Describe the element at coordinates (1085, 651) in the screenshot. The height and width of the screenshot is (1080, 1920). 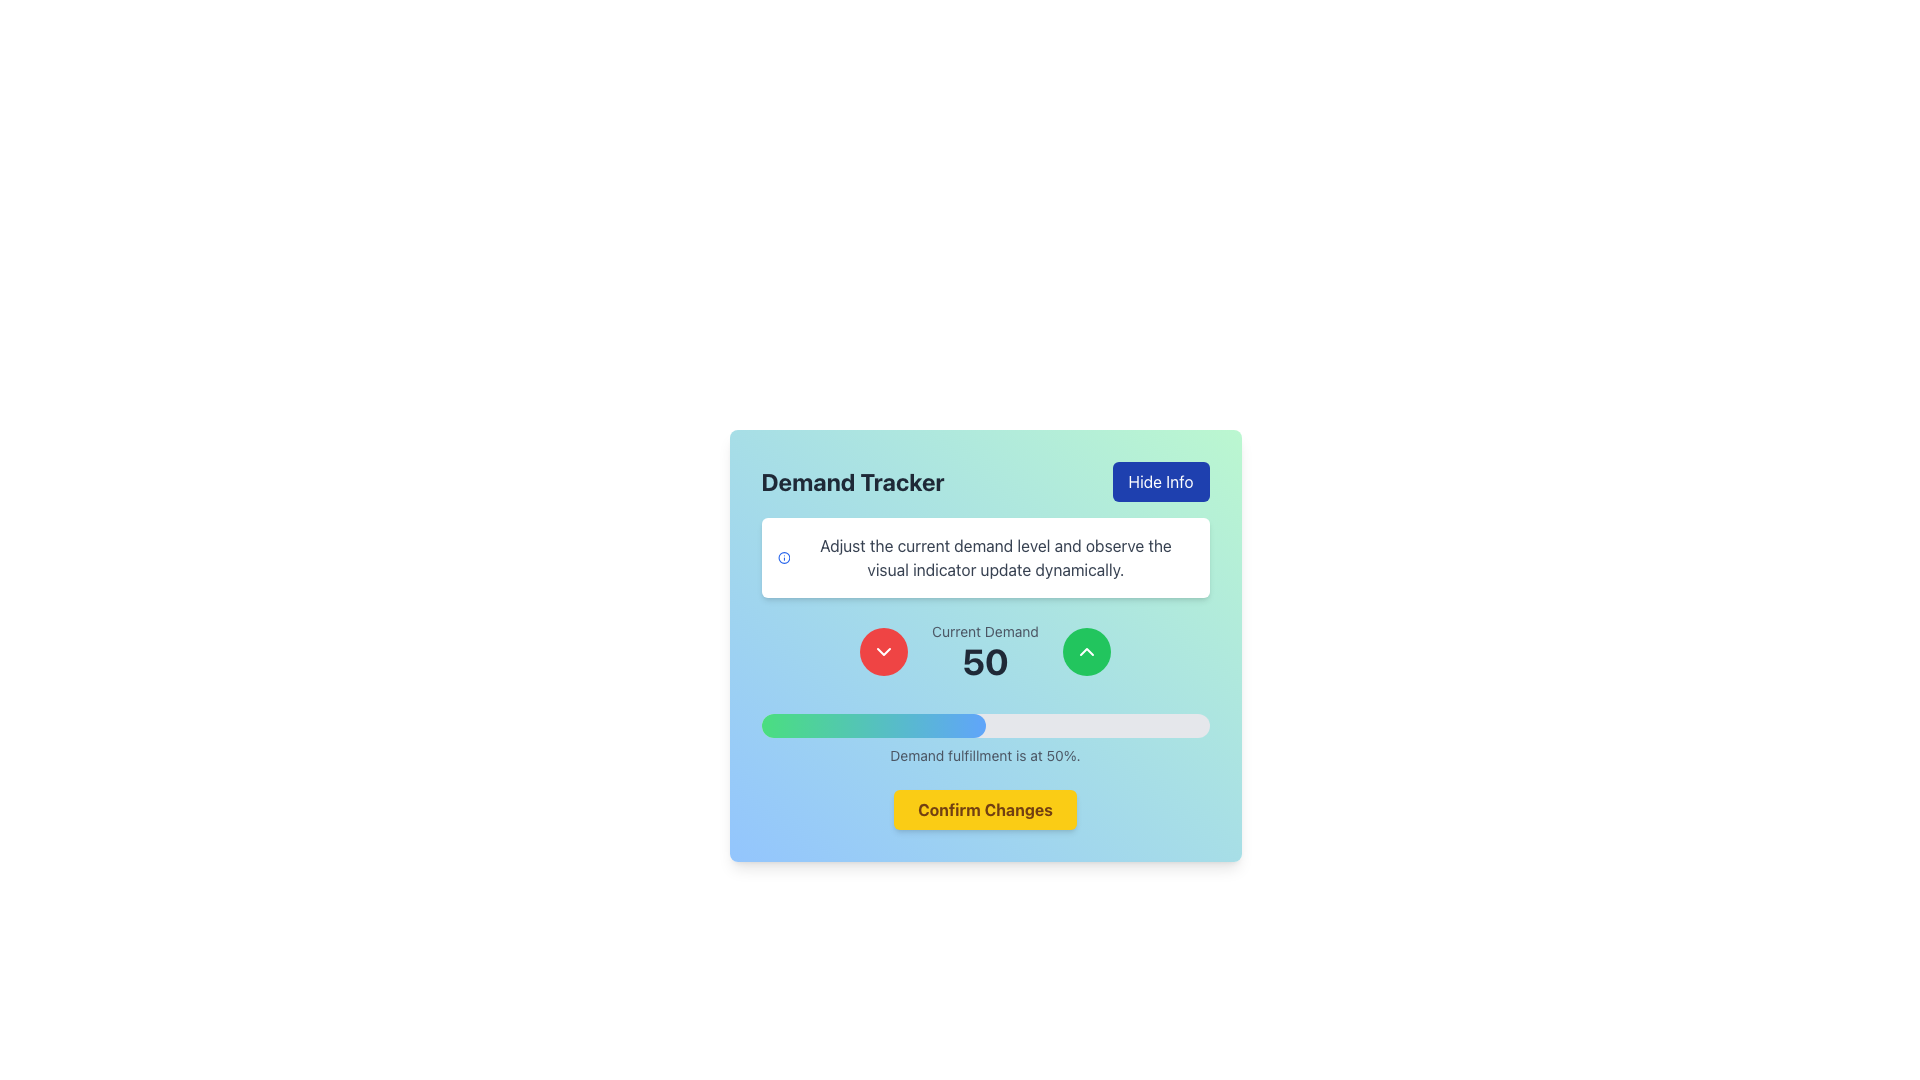
I see `the Icon button located on the right side of the 'Current Demand' label` at that location.